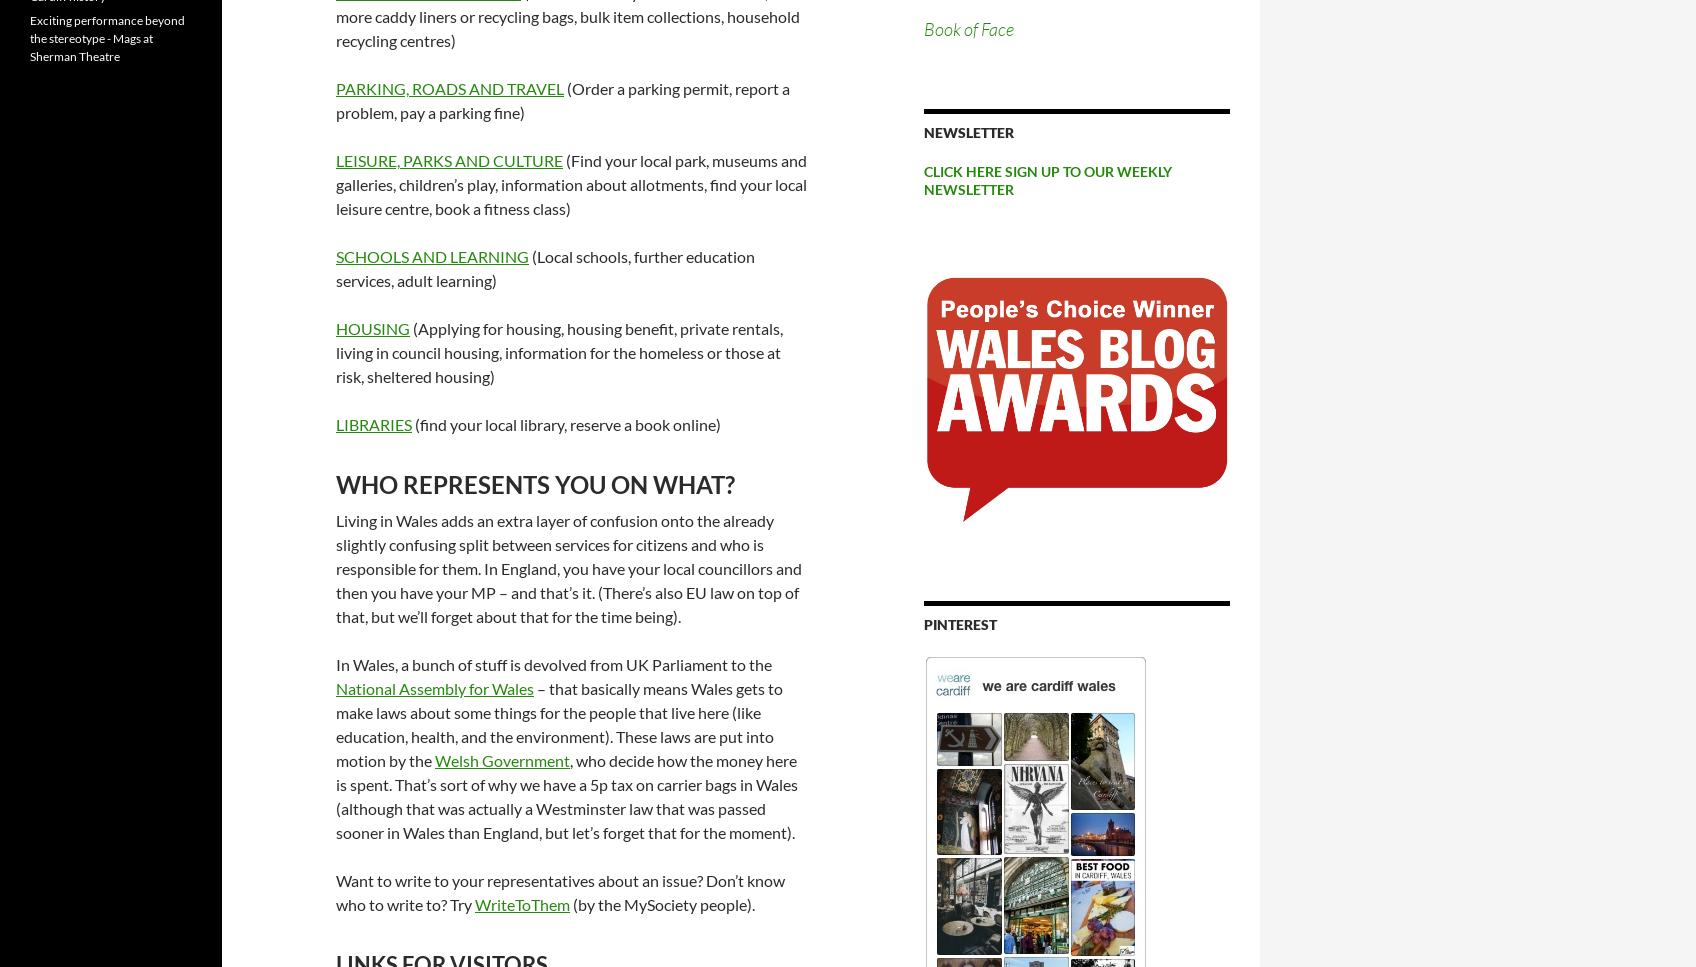  Describe the element at coordinates (558, 350) in the screenshot. I see `'(Applying for housing, housing benefit, private rentals, living in council housing, information for the homeless or those at risk, sheltered housing)'` at that location.